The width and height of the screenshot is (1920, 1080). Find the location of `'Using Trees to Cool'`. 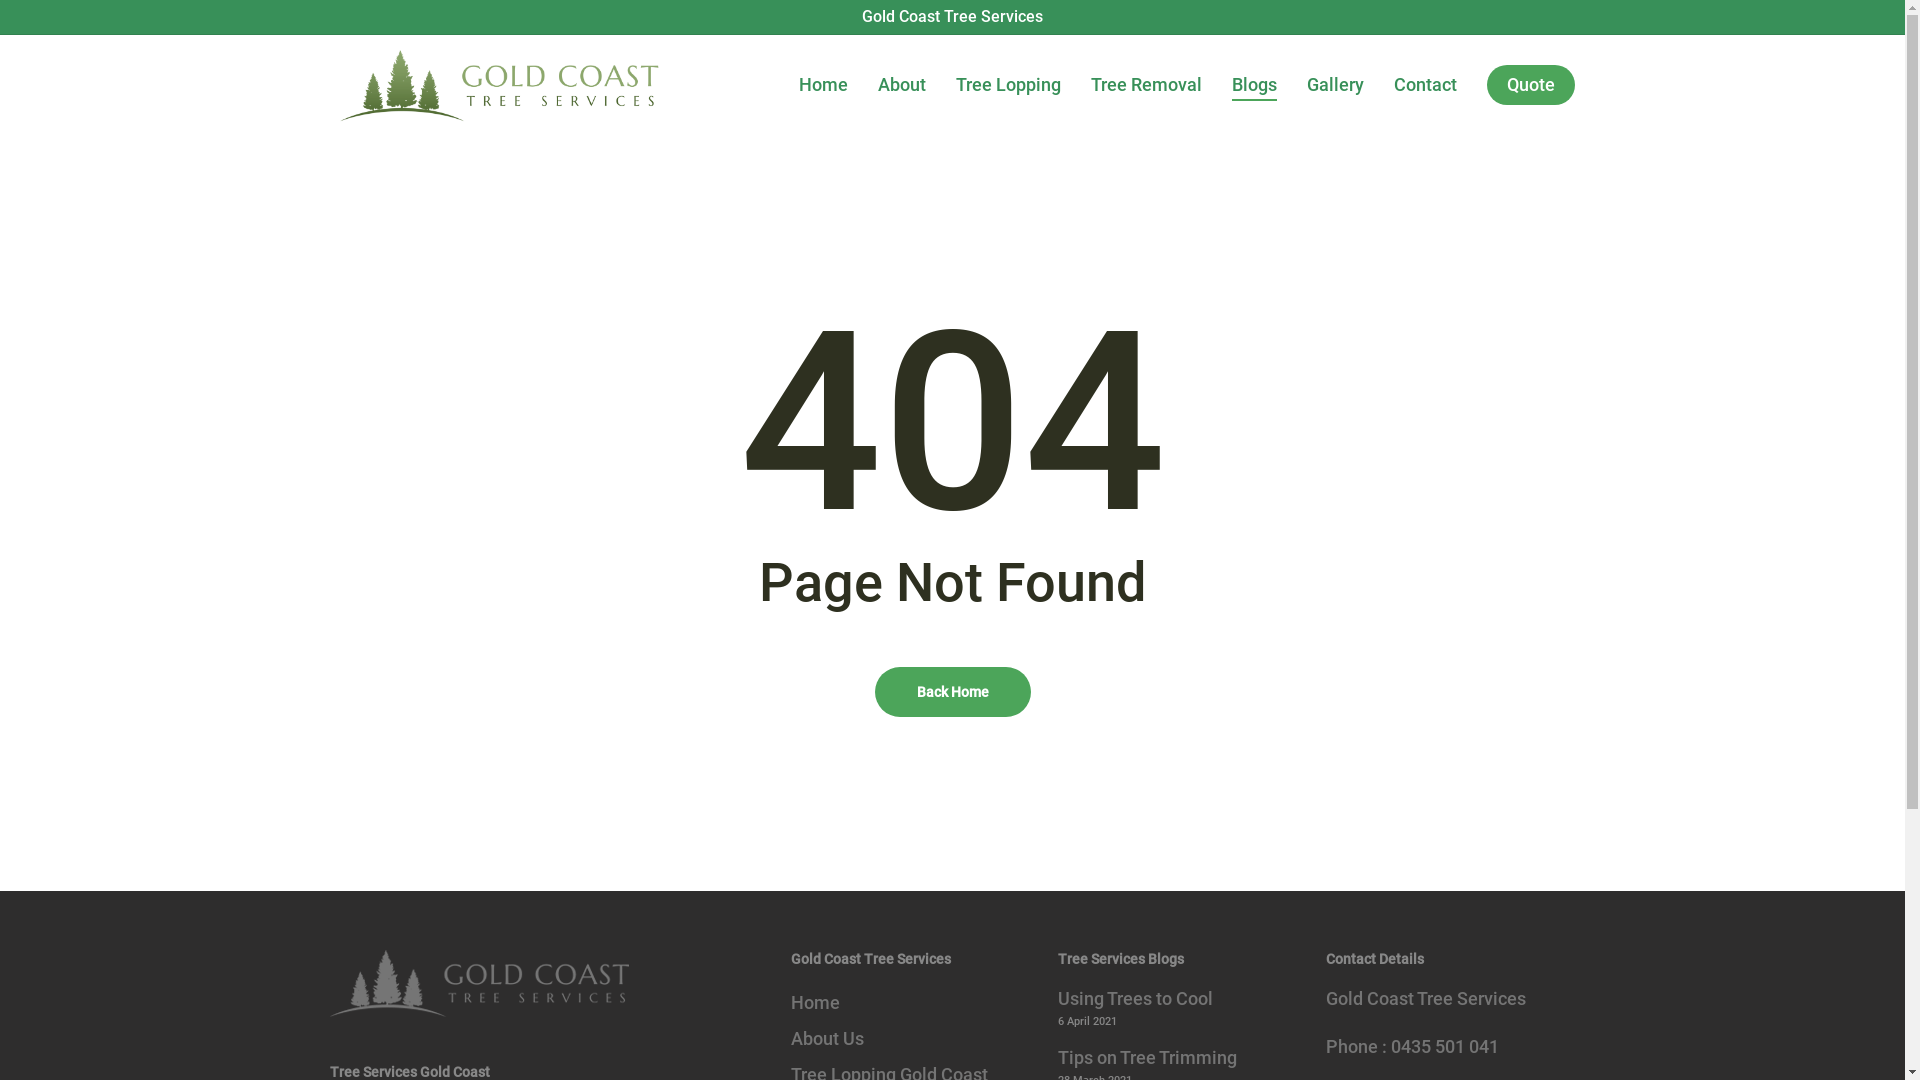

'Using Trees to Cool' is located at coordinates (1179, 999).